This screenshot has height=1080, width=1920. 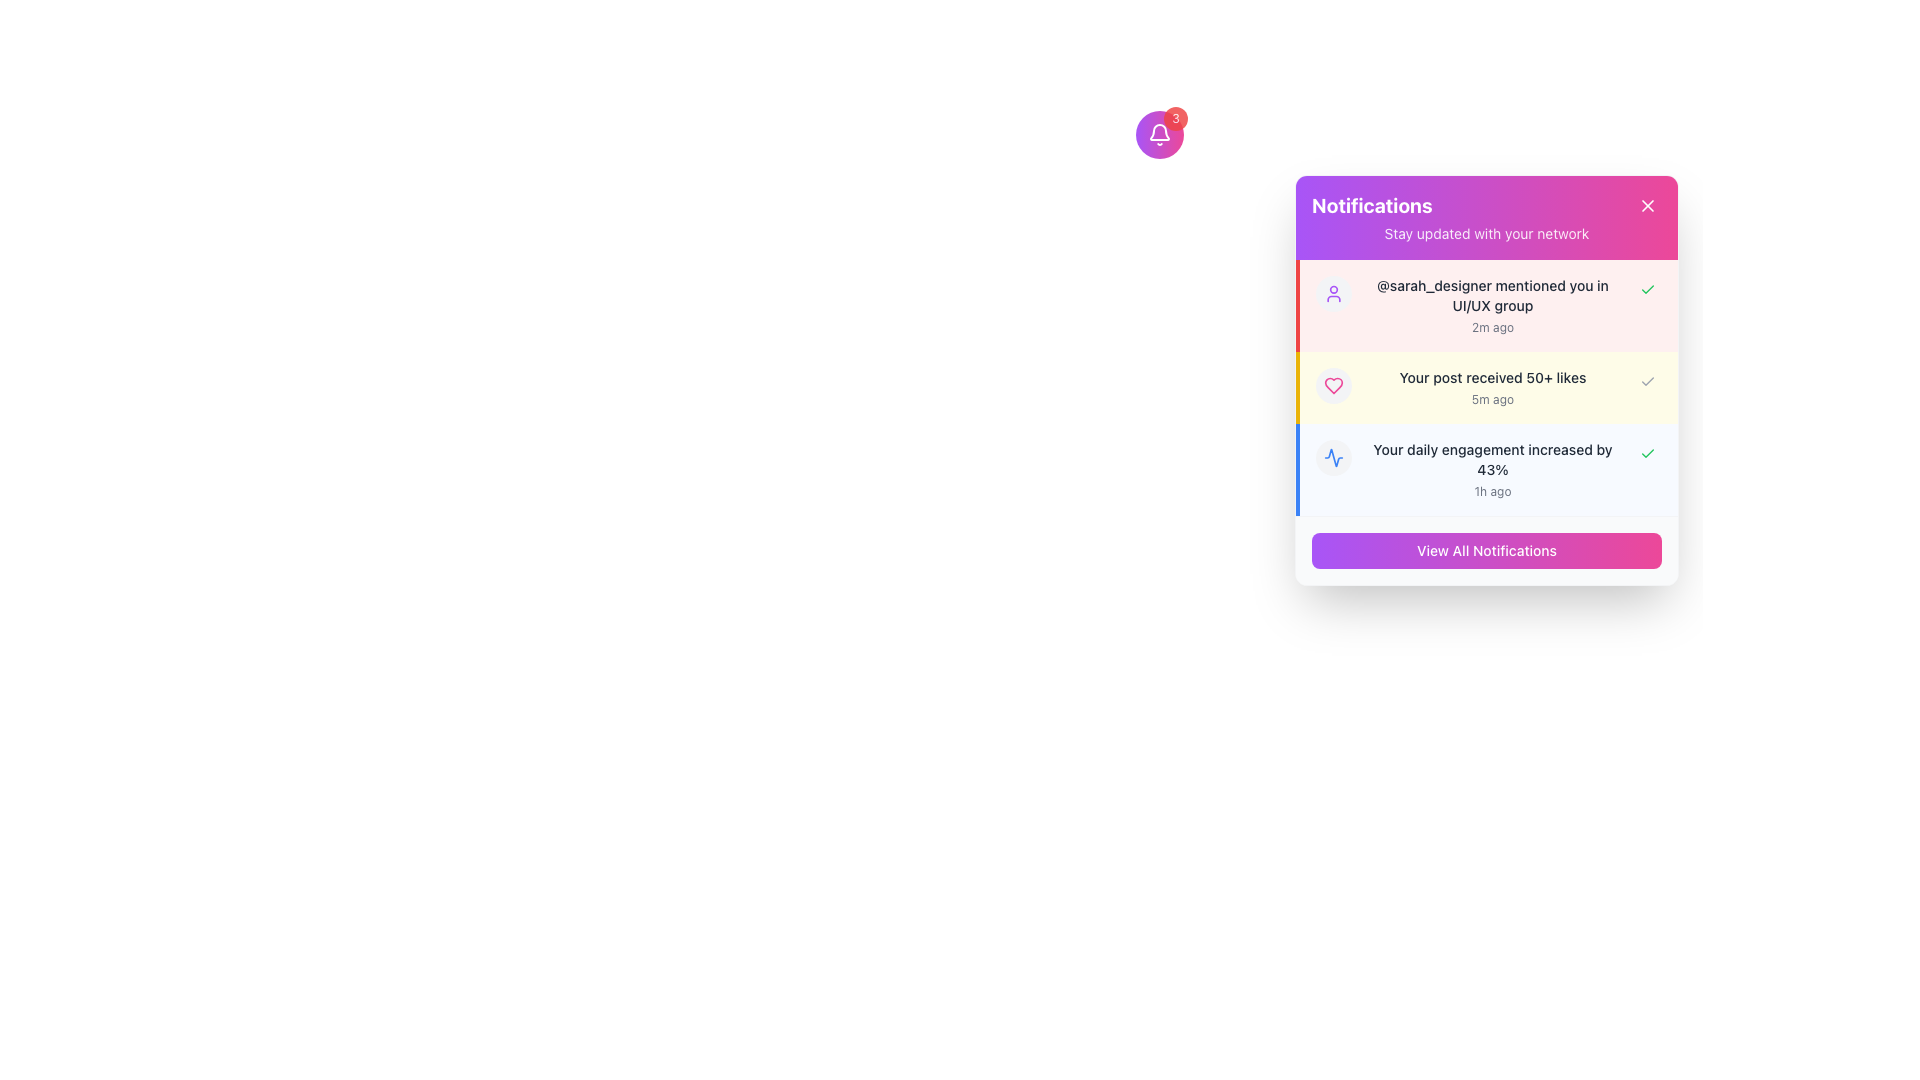 What do you see at coordinates (1334, 385) in the screenshot?
I see `the circular icon with a light gray background and a pink heart-shaped outline, located at the top-left corner of the notification entry that states 'Your post received 50+ likes'` at bounding box center [1334, 385].